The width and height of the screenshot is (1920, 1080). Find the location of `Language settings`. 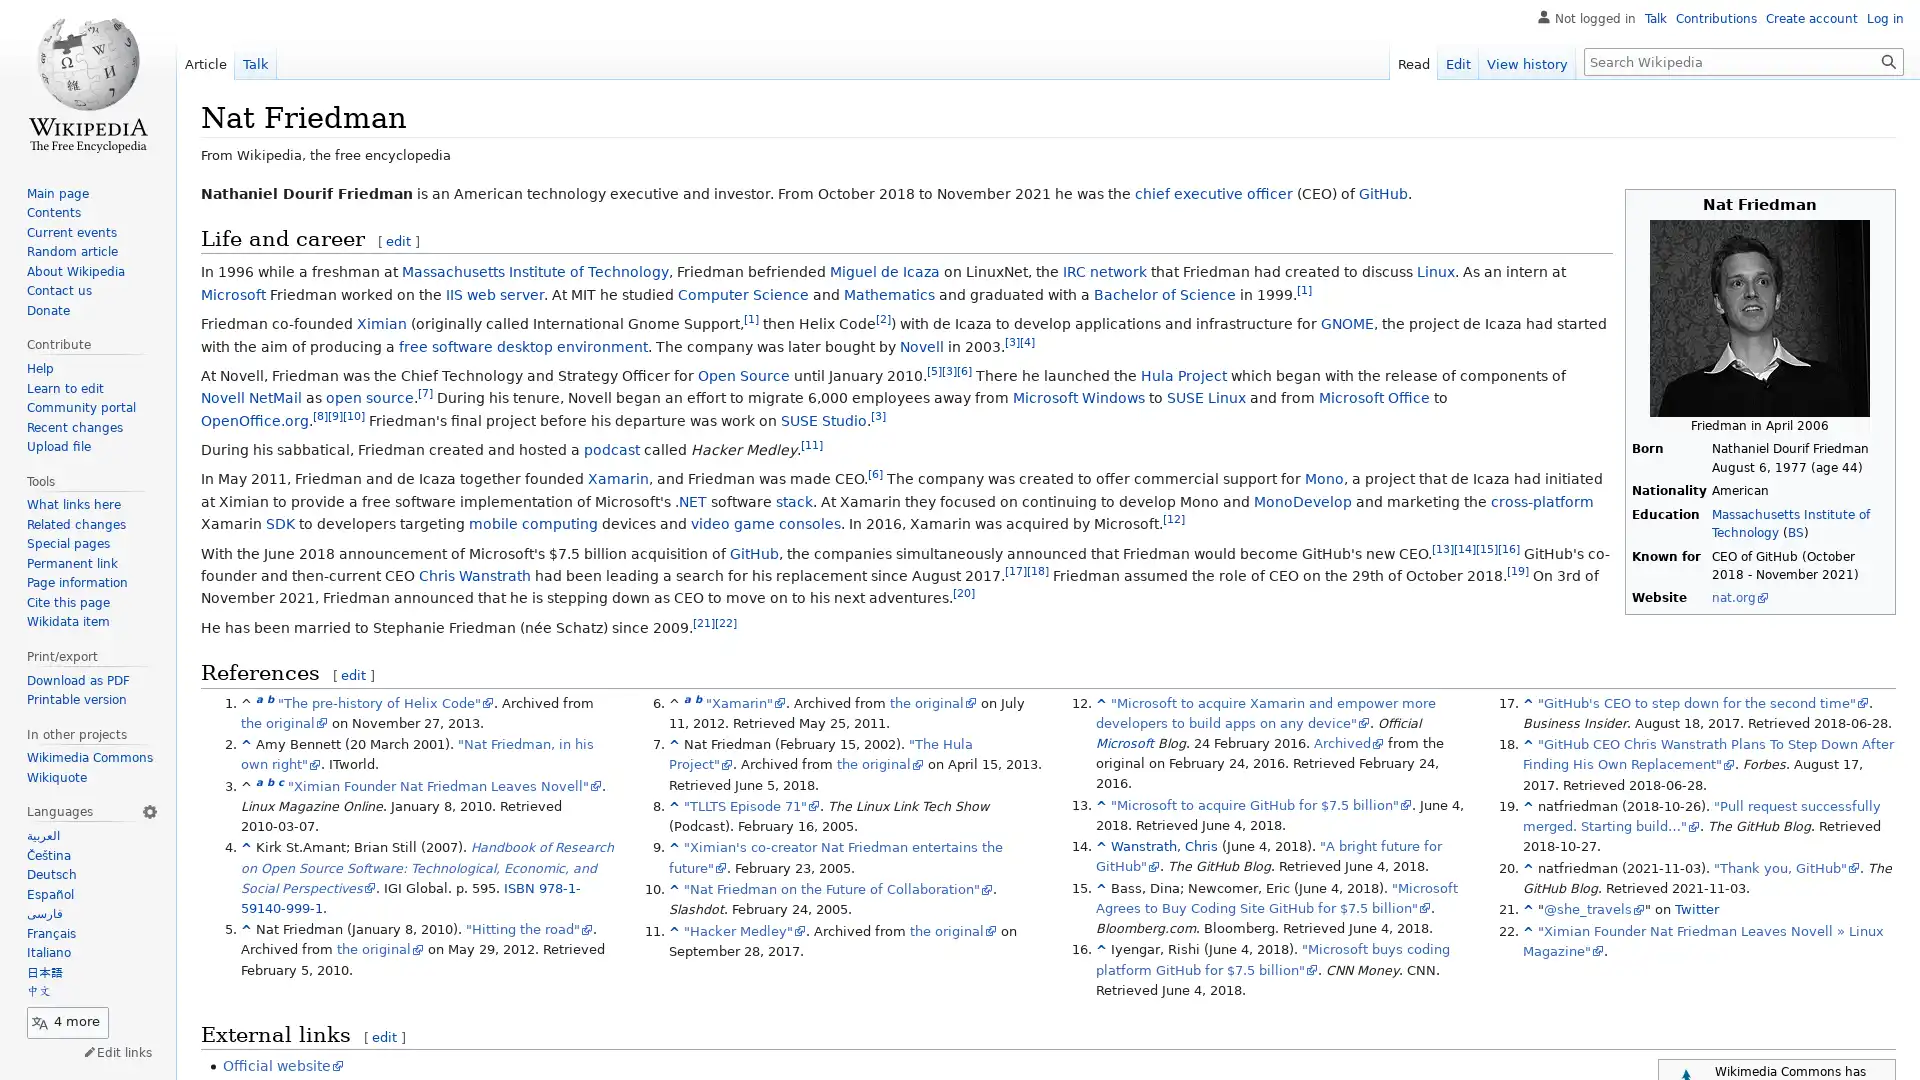

Language settings is located at coordinates (148, 812).